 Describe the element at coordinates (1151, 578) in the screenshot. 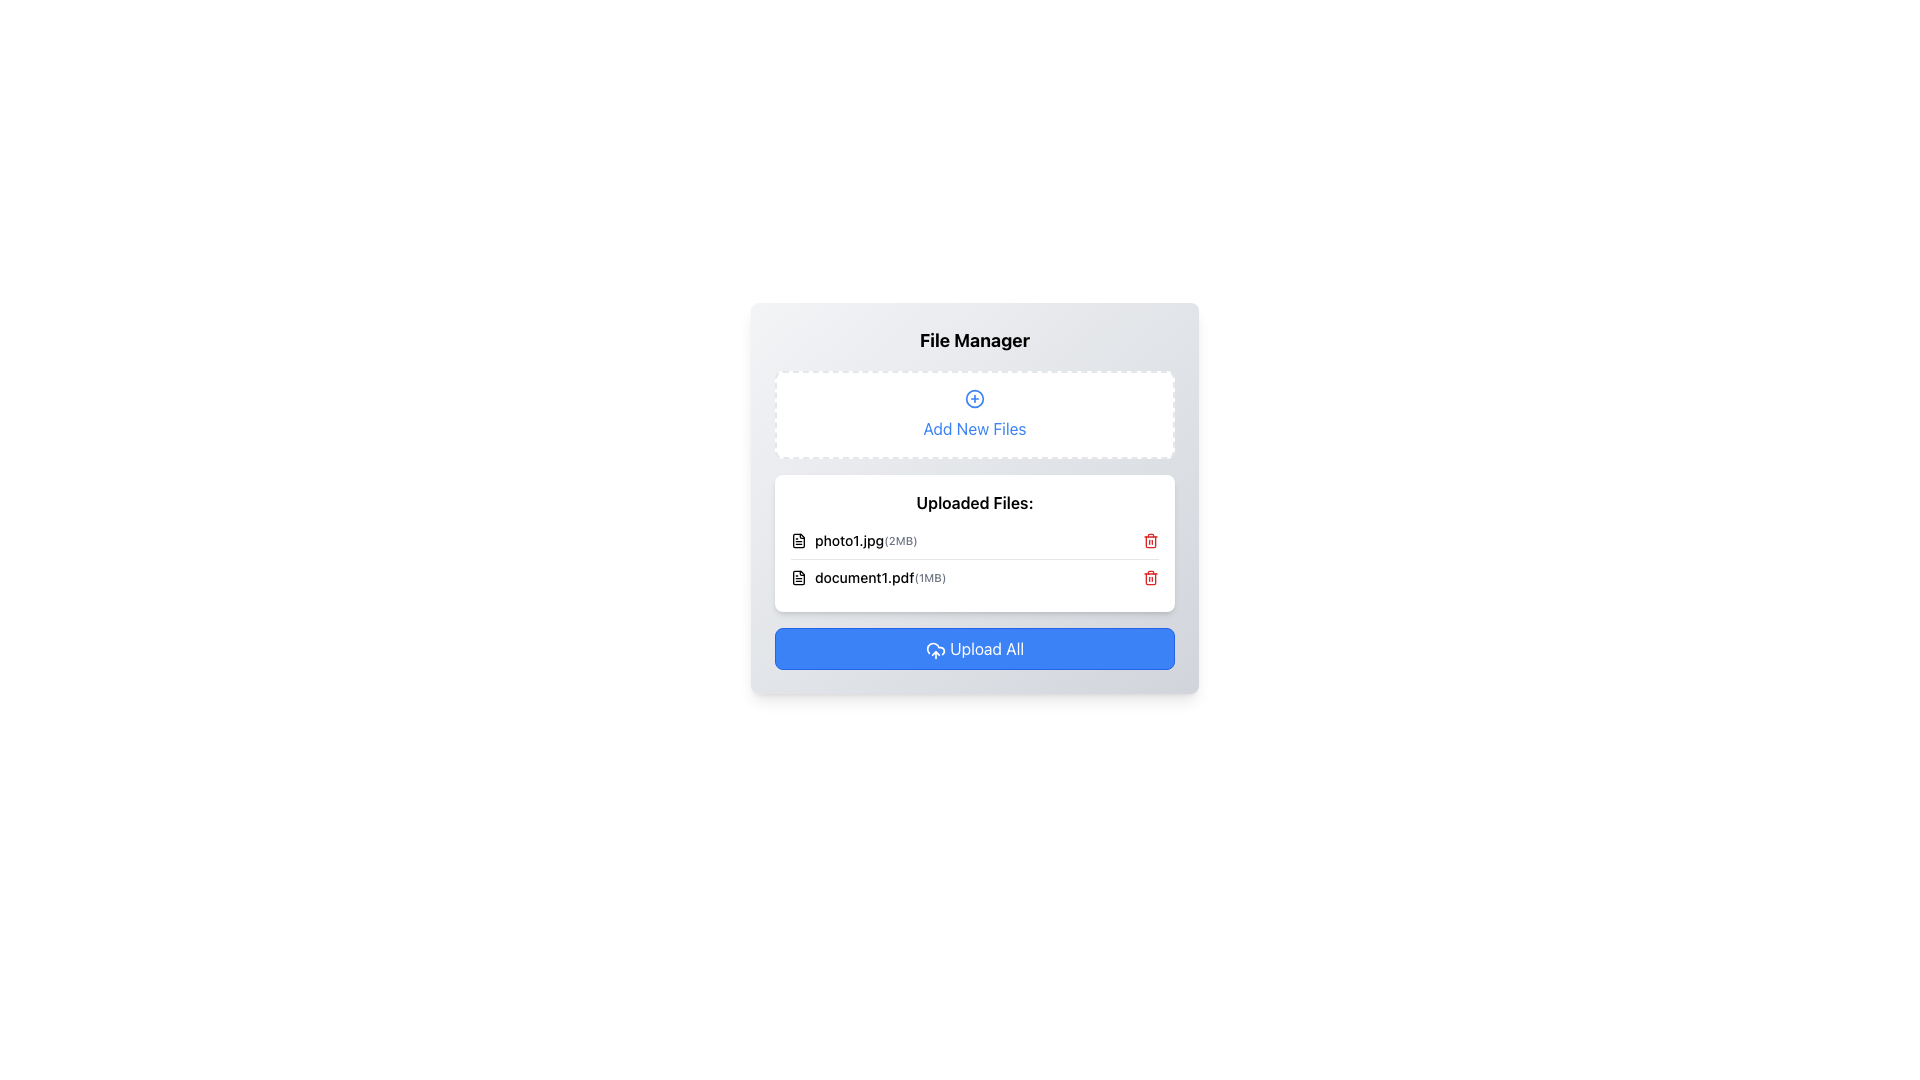

I see `the delete icon represented by a red trash bin image located to the far right of 'document1.pdf (1MB)' in the second row of the 'Uploaded Files' section` at that location.